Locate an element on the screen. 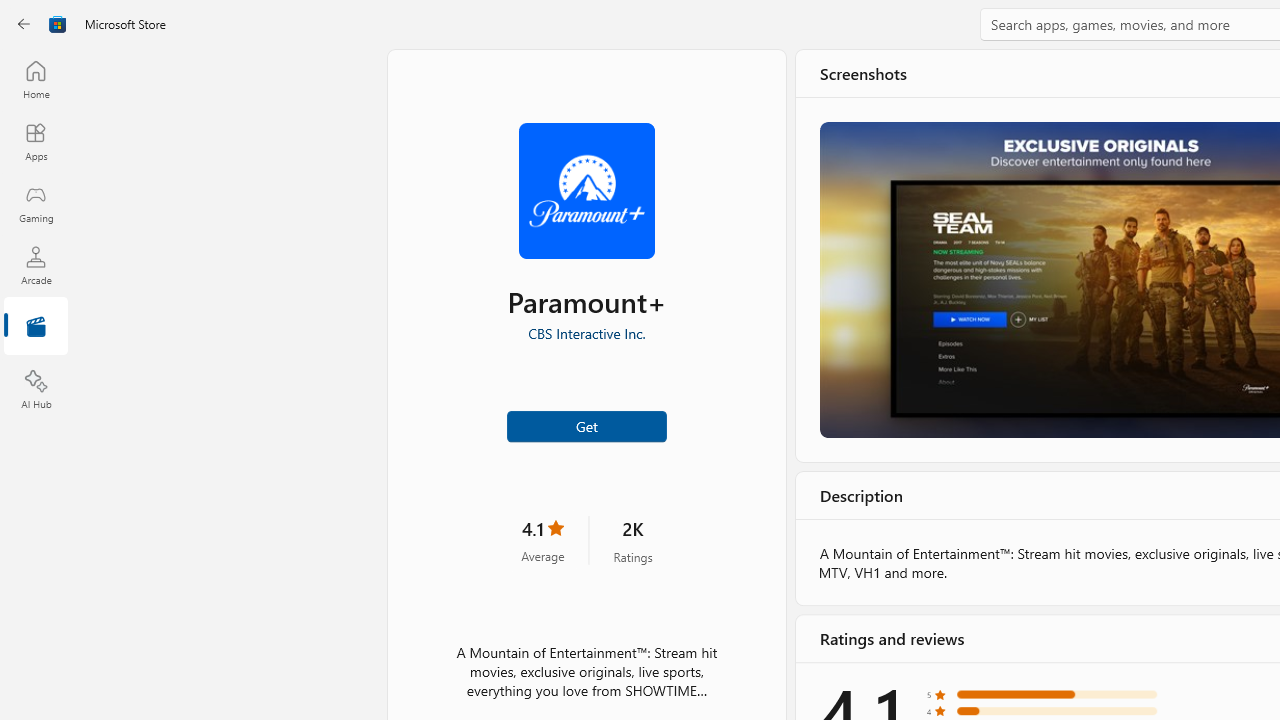 The image size is (1280, 720). 'Get' is located at coordinates (585, 424).